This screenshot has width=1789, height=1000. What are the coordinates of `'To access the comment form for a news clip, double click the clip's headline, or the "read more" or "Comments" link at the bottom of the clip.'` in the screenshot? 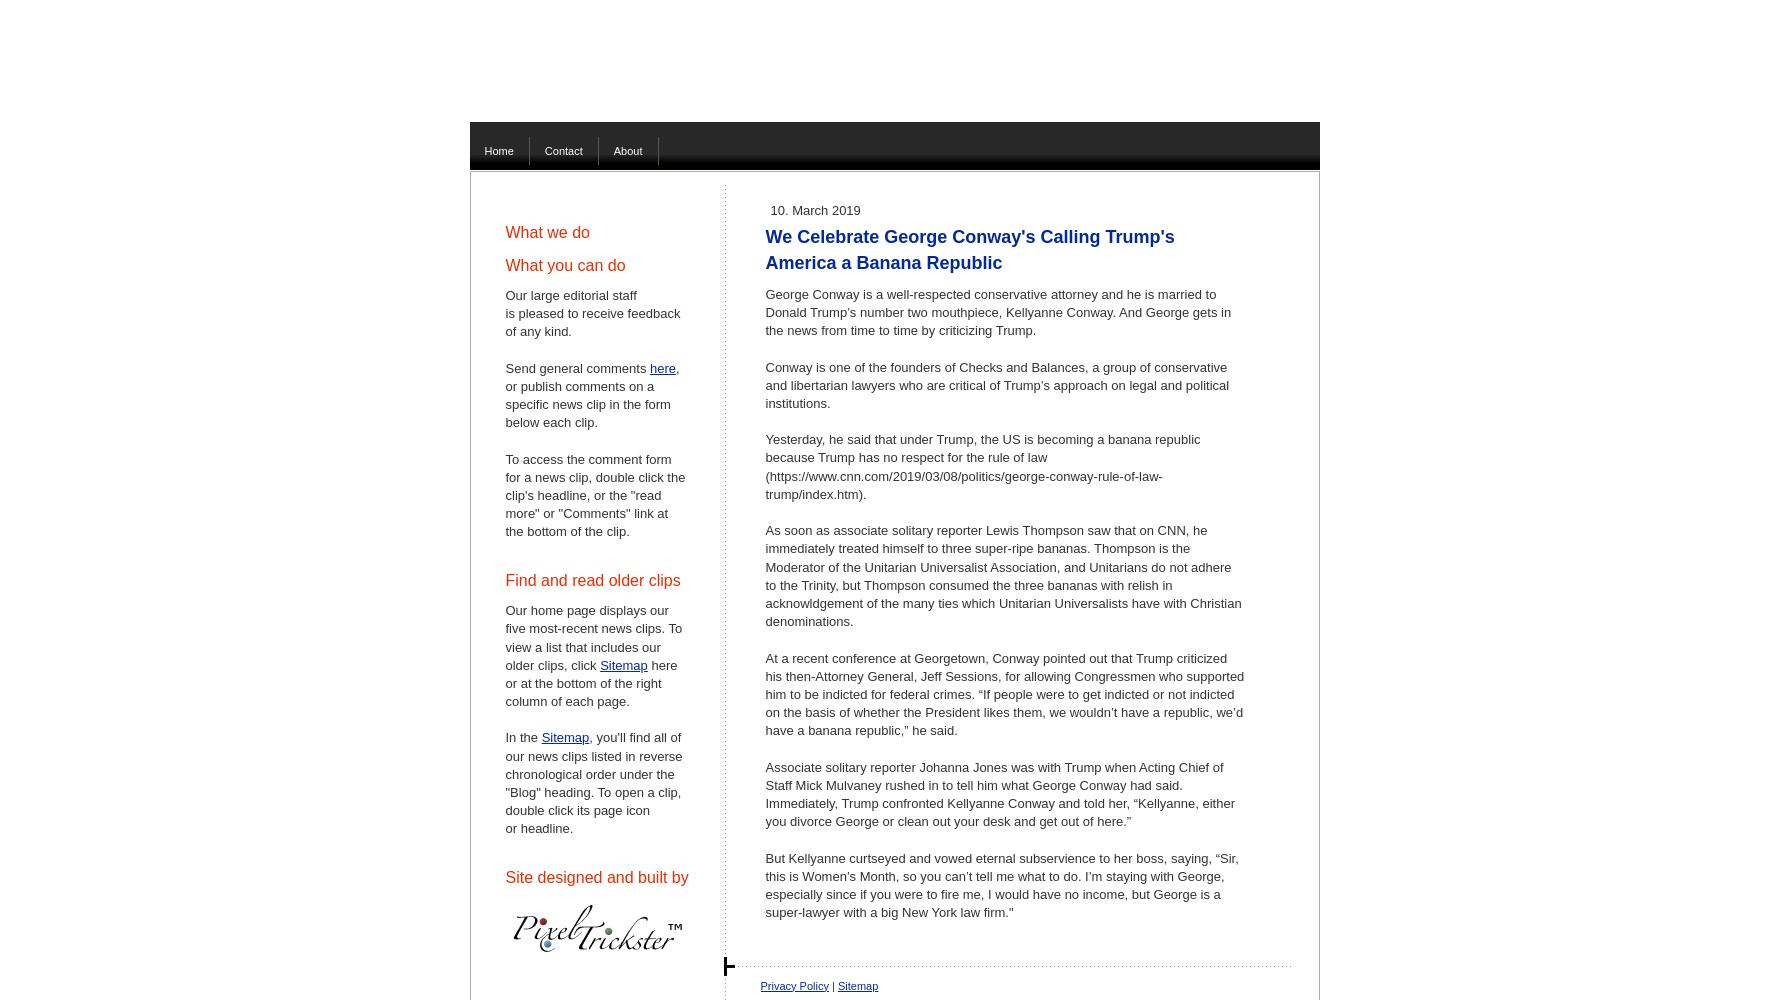 It's located at (594, 494).